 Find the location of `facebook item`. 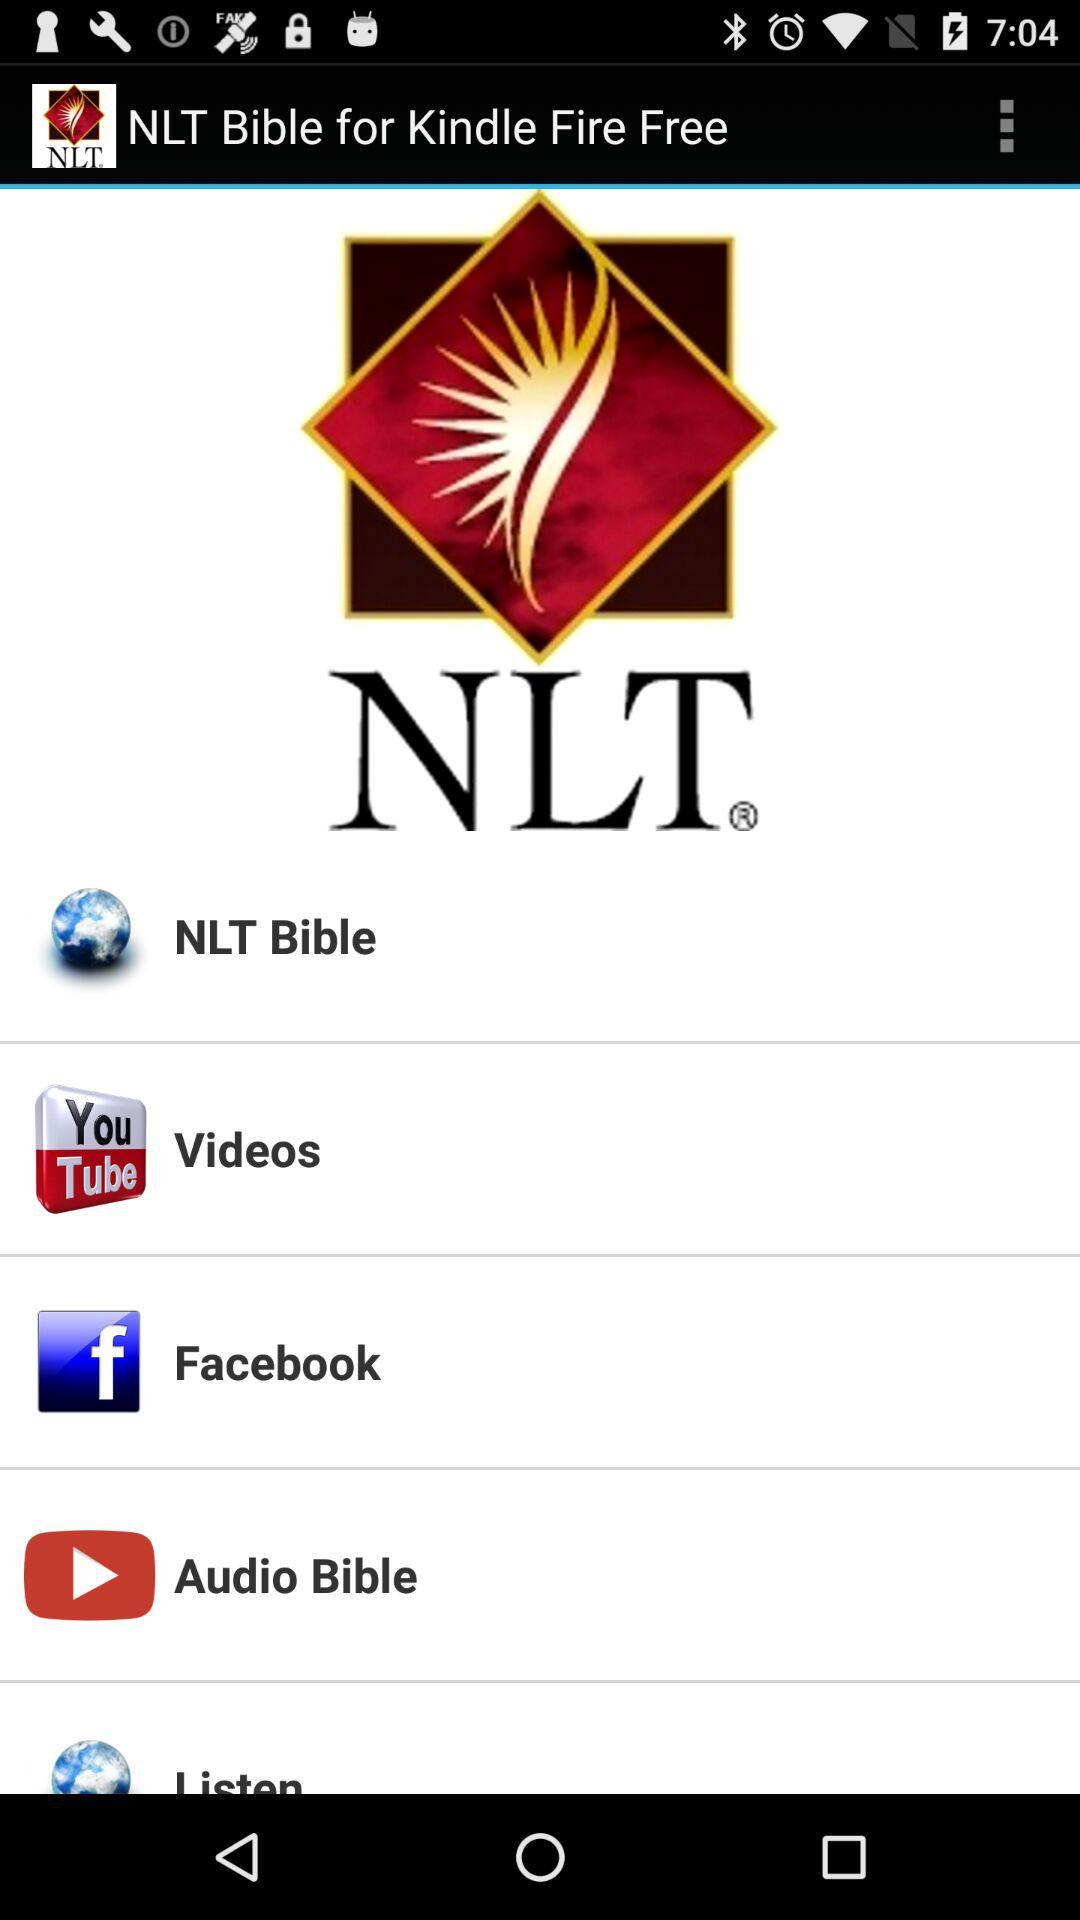

facebook item is located at coordinates (613, 1360).